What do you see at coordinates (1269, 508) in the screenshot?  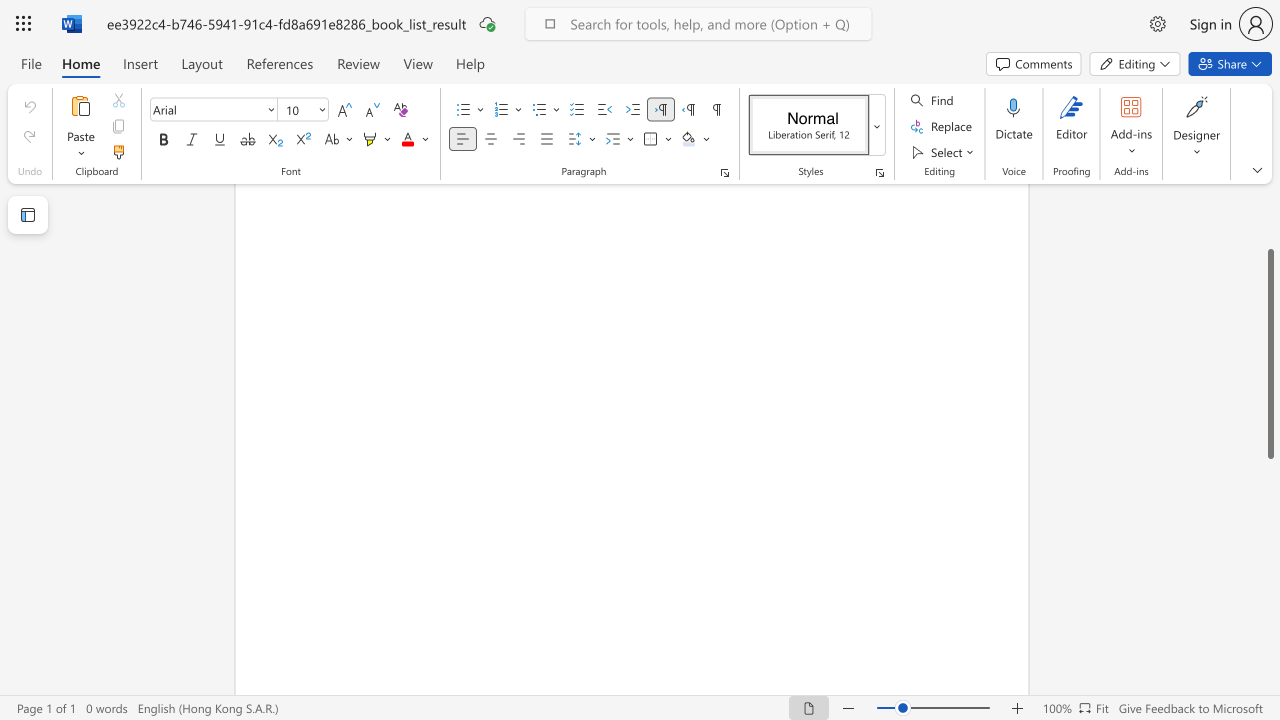 I see `the scrollbar on the right to shift the page lower` at bounding box center [1269, 508].